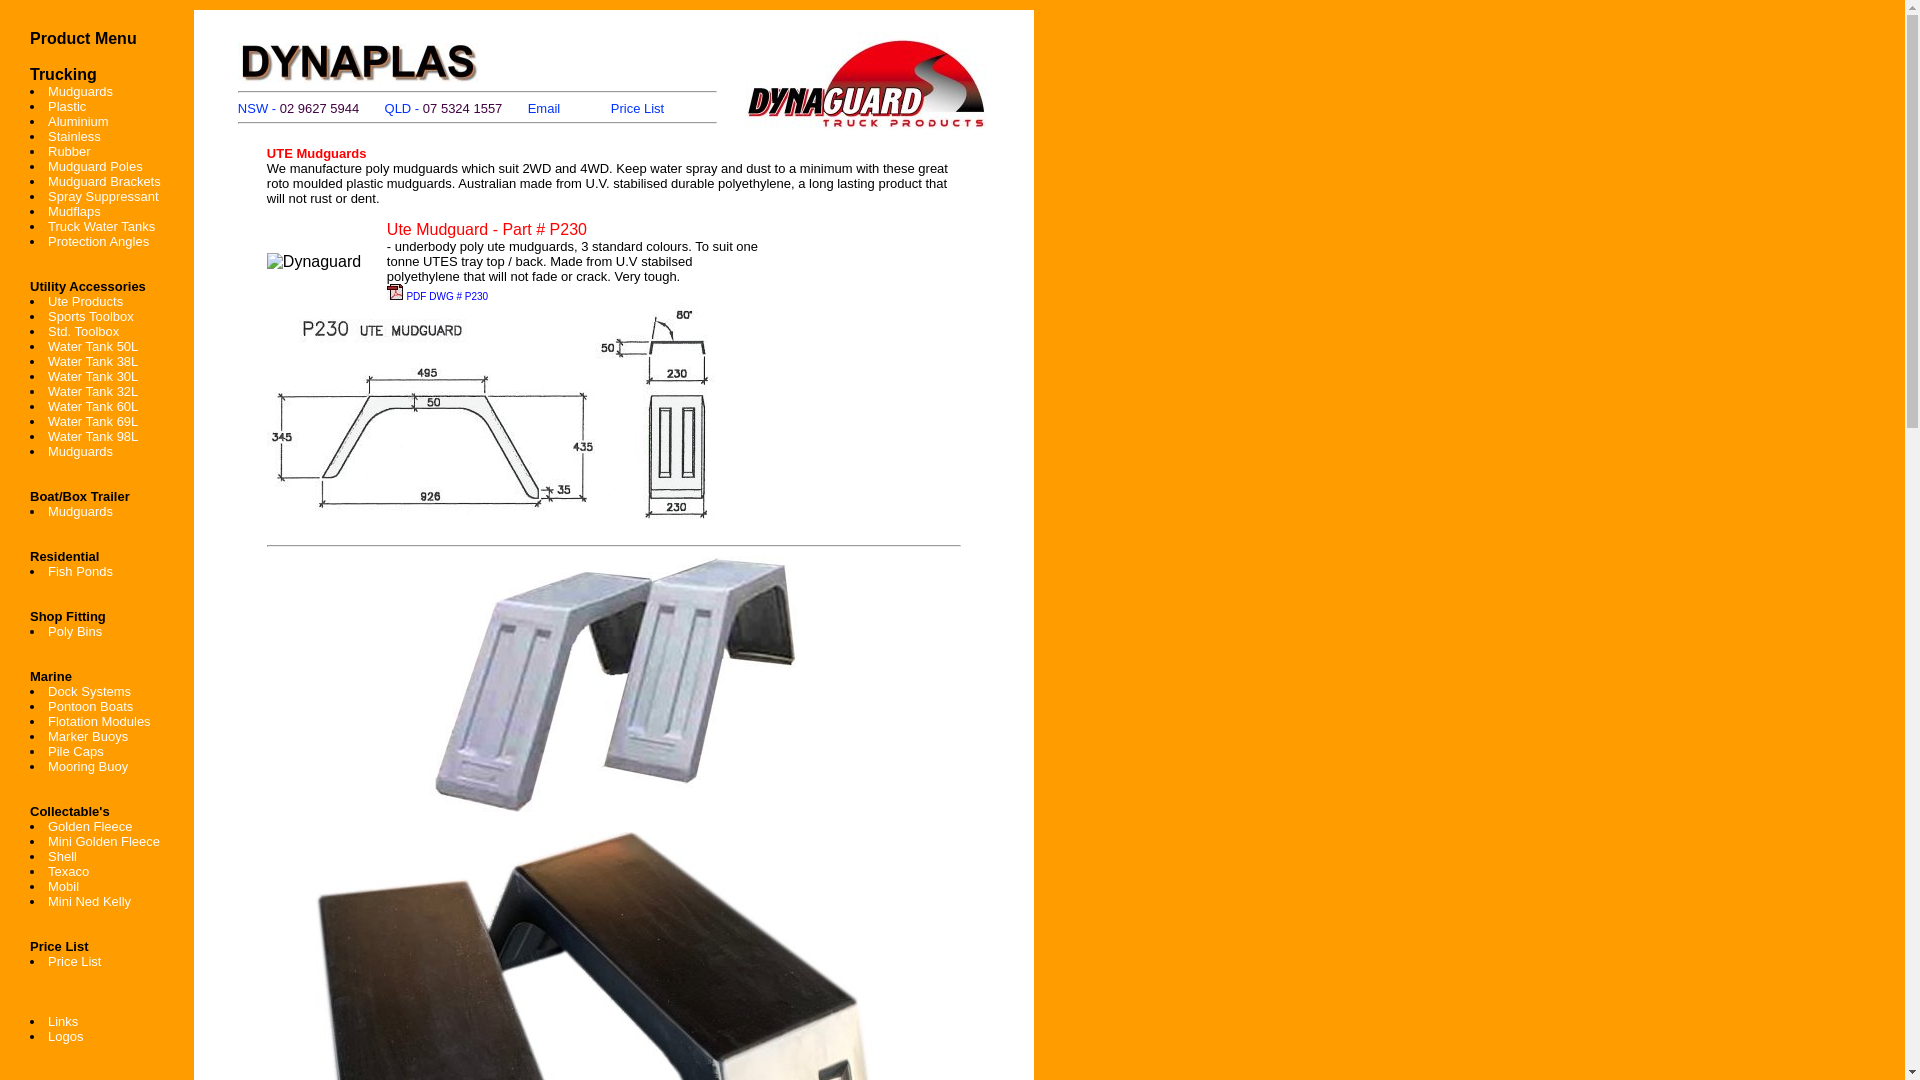  What do you see at coordinates (86, 736) in the screenshot?
I see `'Marker Buoys'` at bounding box center [86, 736].